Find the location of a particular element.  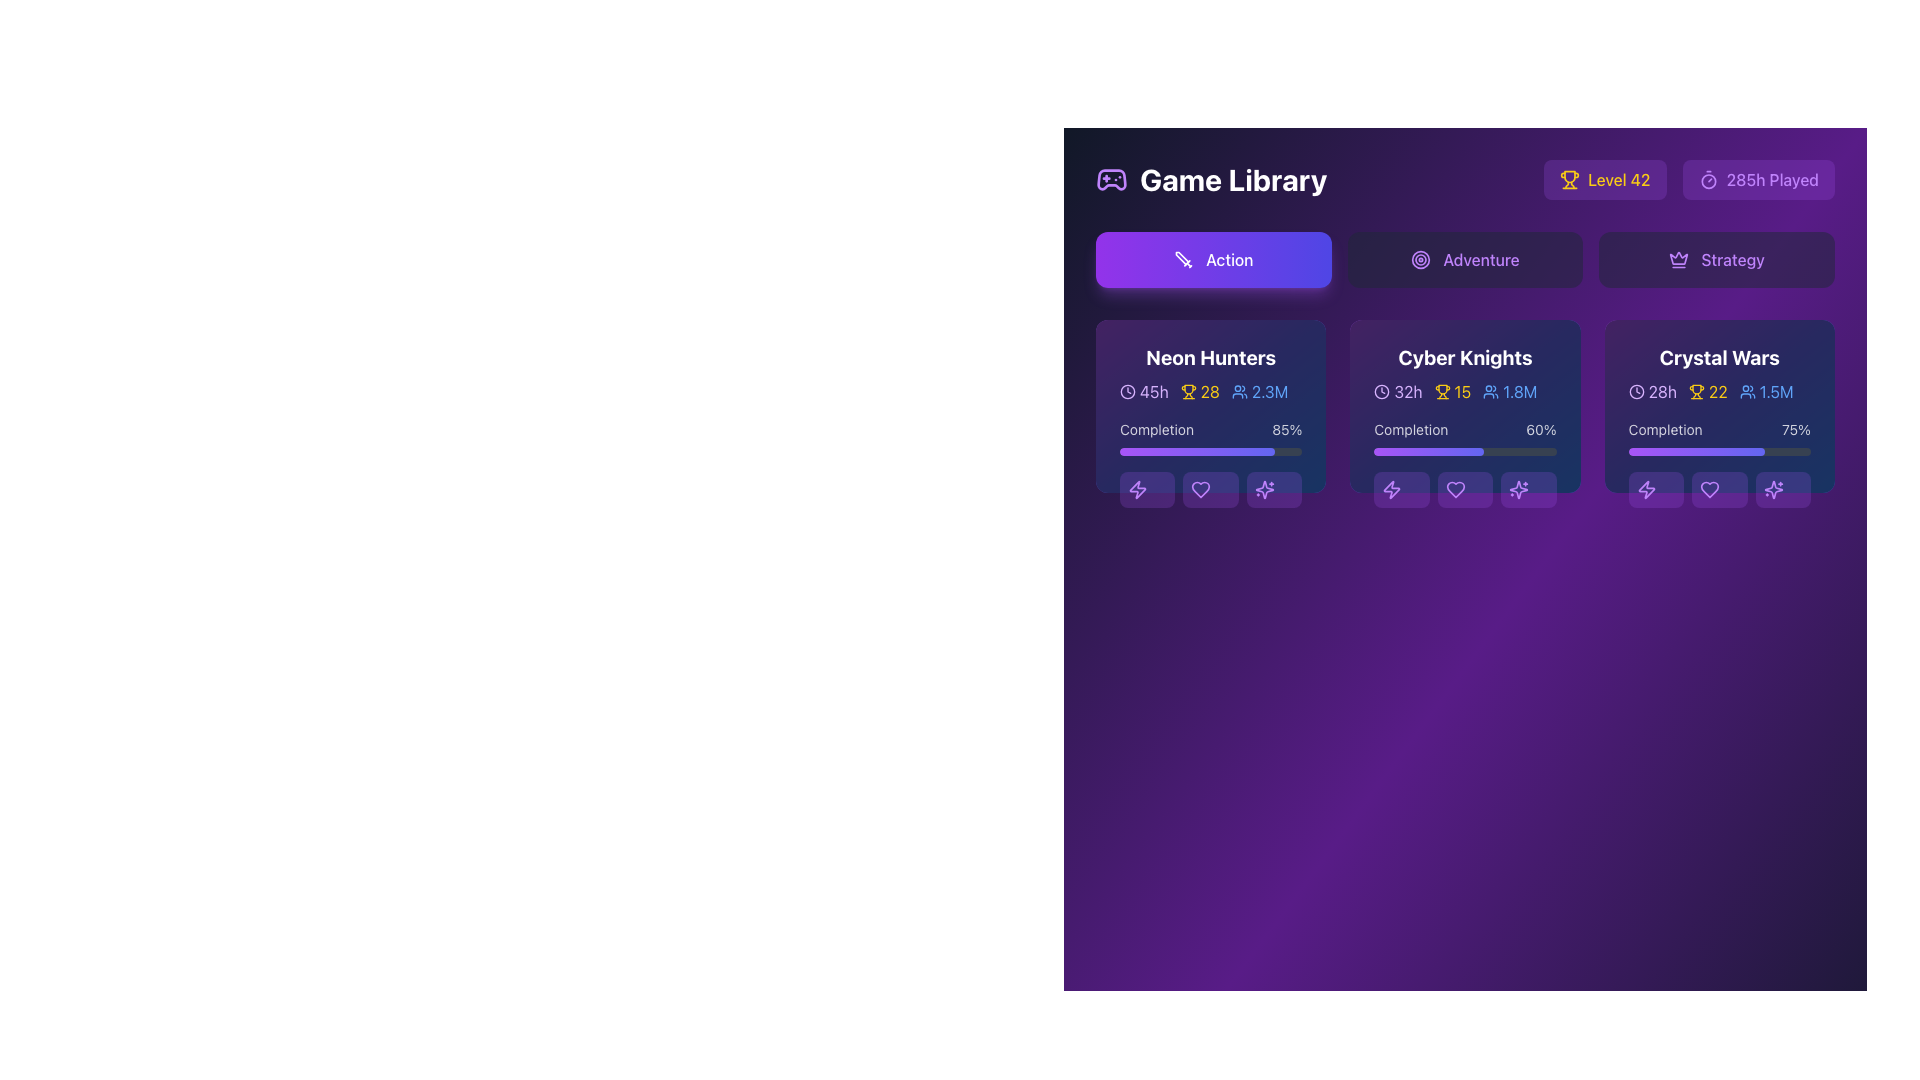

the progress bar indicating completion percentage labeled 'Completion' with the numeric value '60%' on the right, located in the bottom part of the second card (Cyber Knights) is located at coordinates (1465, 437).